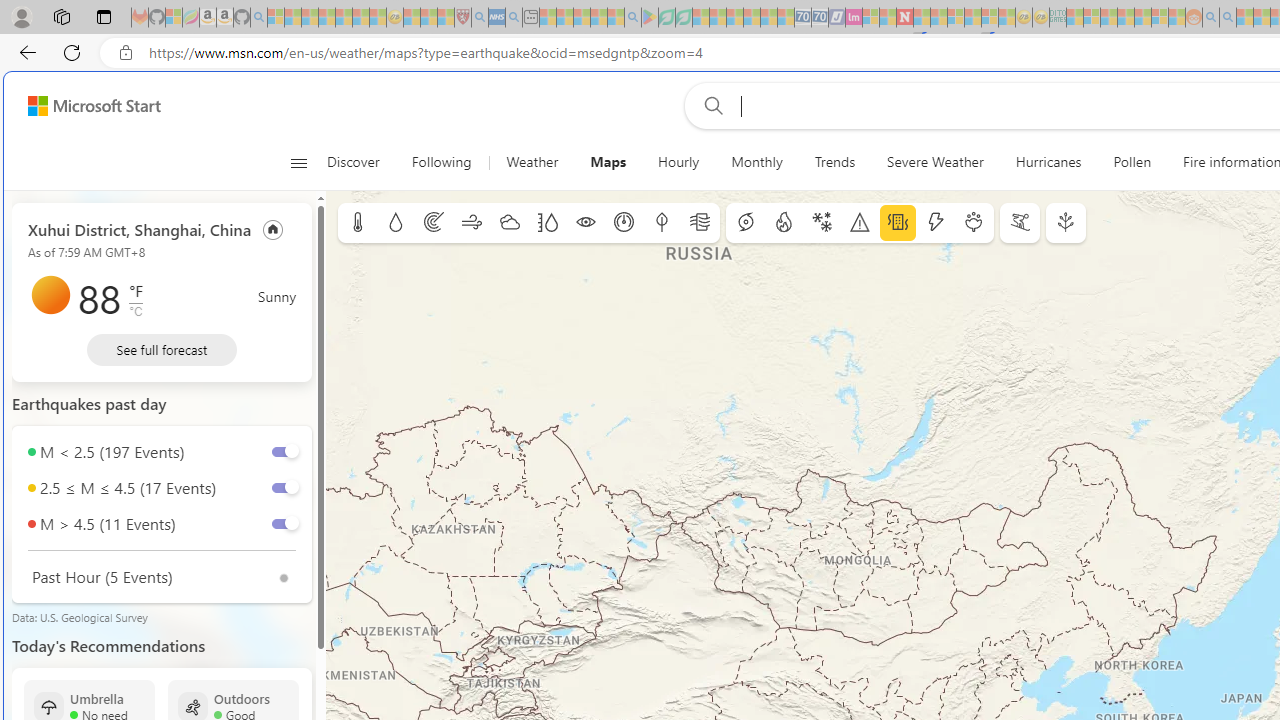 Image resolution: width=1280 pixels, height=720 pixels. I want to click on 'Trends', so click(834, 162).